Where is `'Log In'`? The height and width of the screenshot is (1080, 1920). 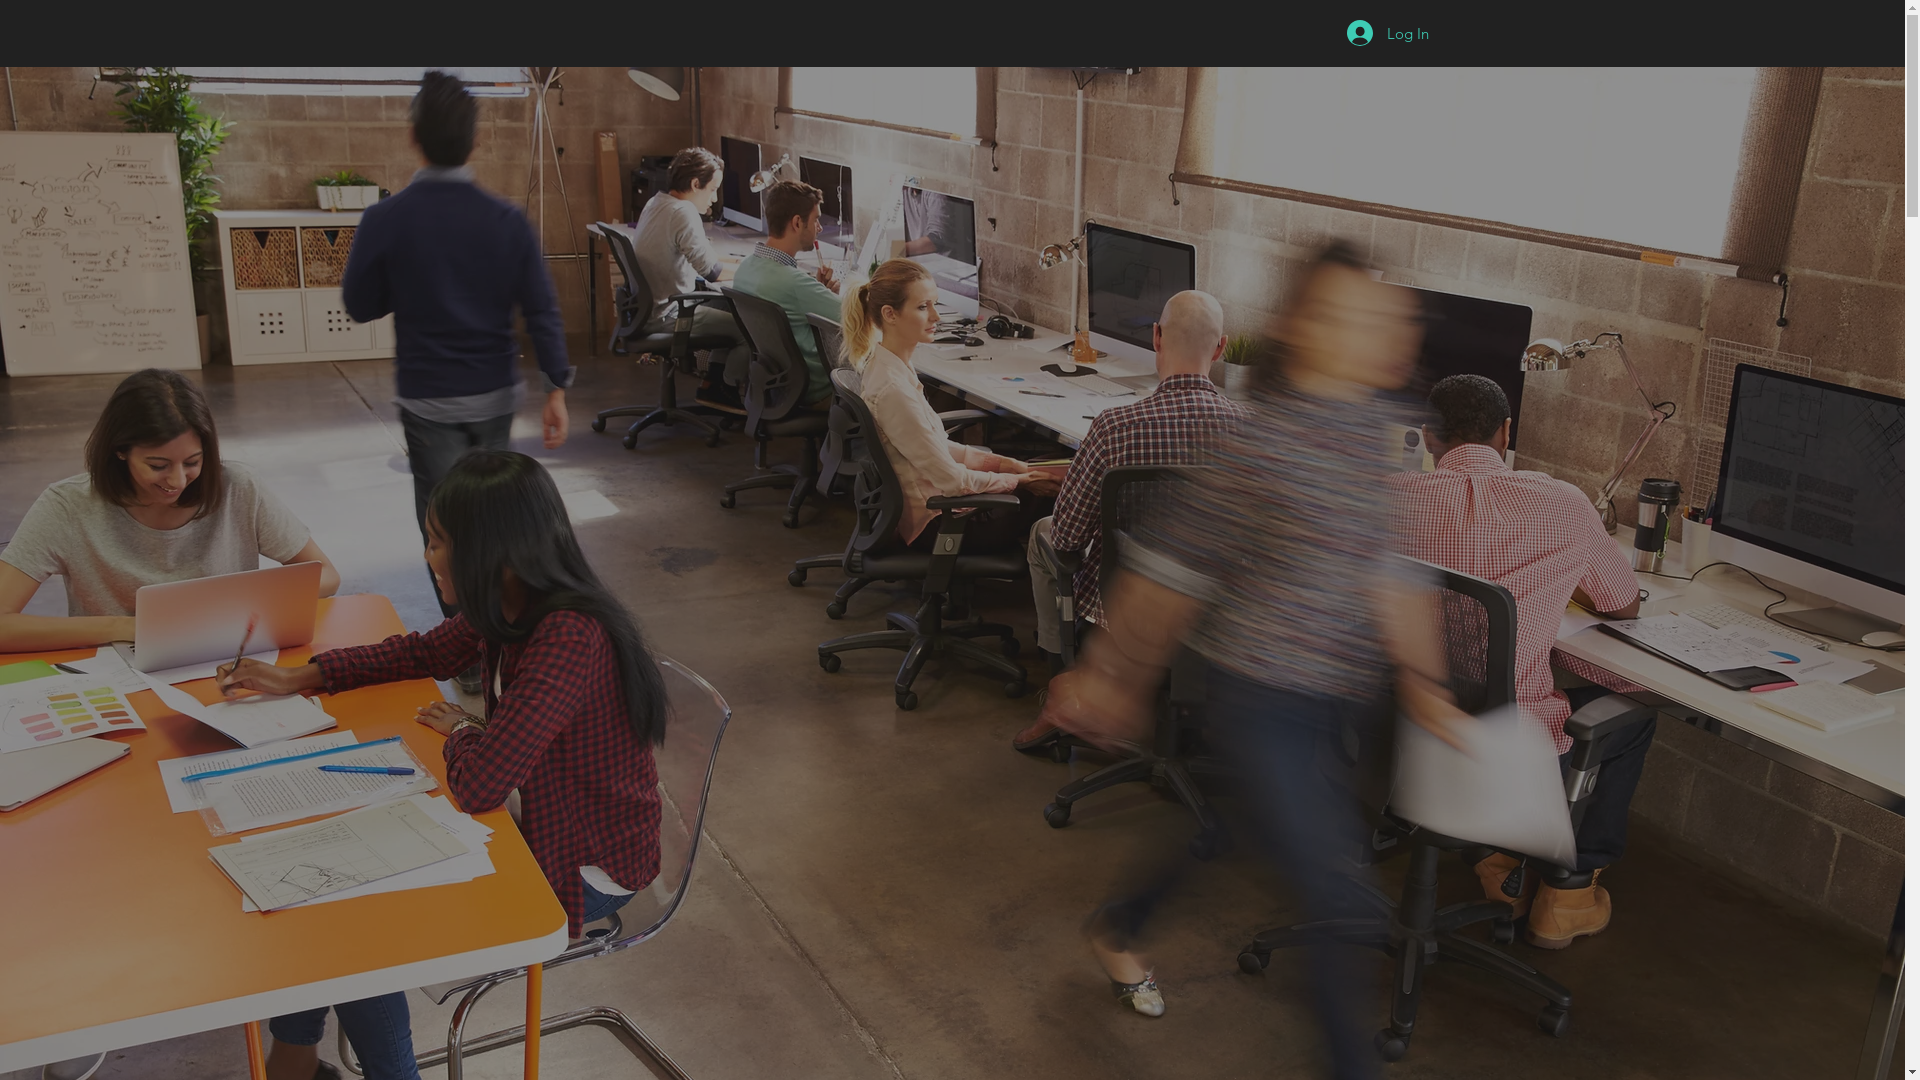 'Log In' is located at coordinates (1386, 33).